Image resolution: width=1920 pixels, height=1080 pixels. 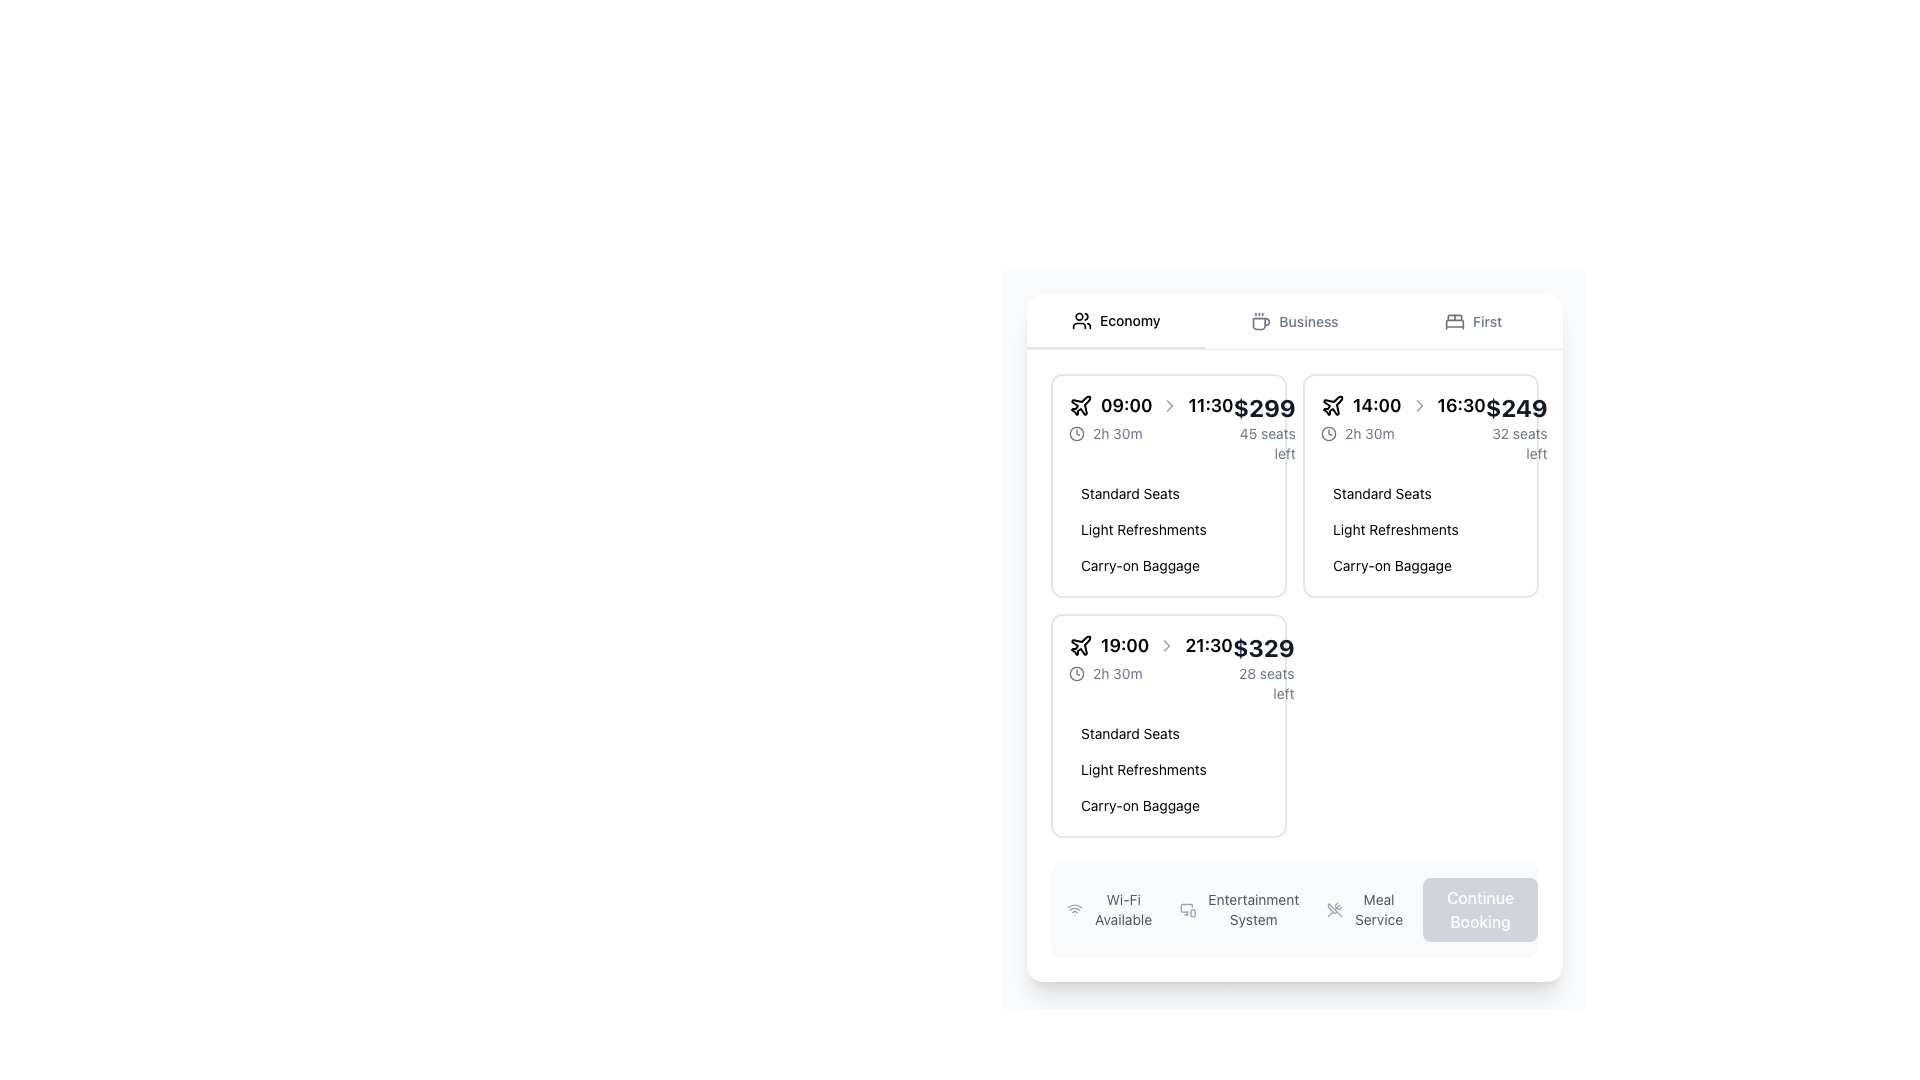 I want to click on the text label displaying '28 seats left' in small gray font located in the lower-right corner of the flight option card, so click(x=1262, y=682).